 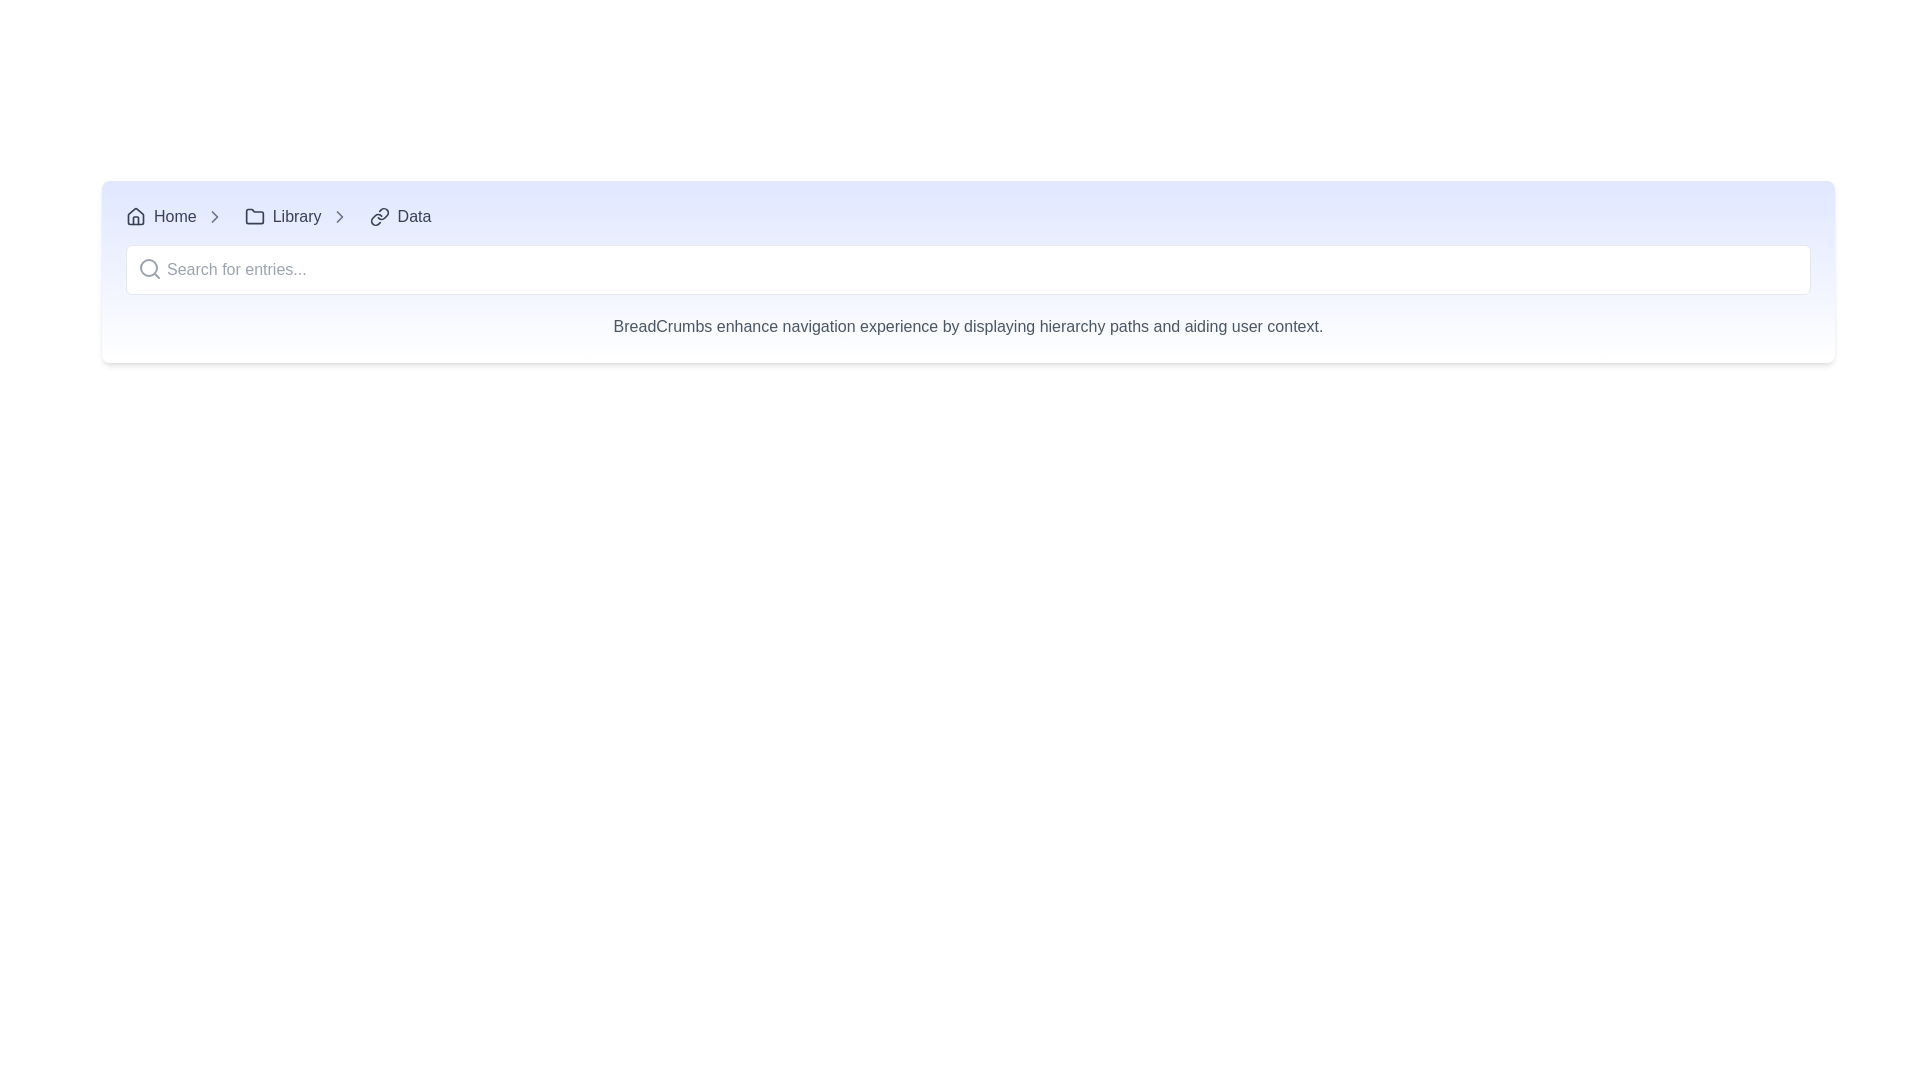 What do you see at coordinates (253, 216) in the screenshot?
I see `the Library icon in the breadcrumb navigation bar, which is located between the Home and Library labels` at bounding box center [253, 216].